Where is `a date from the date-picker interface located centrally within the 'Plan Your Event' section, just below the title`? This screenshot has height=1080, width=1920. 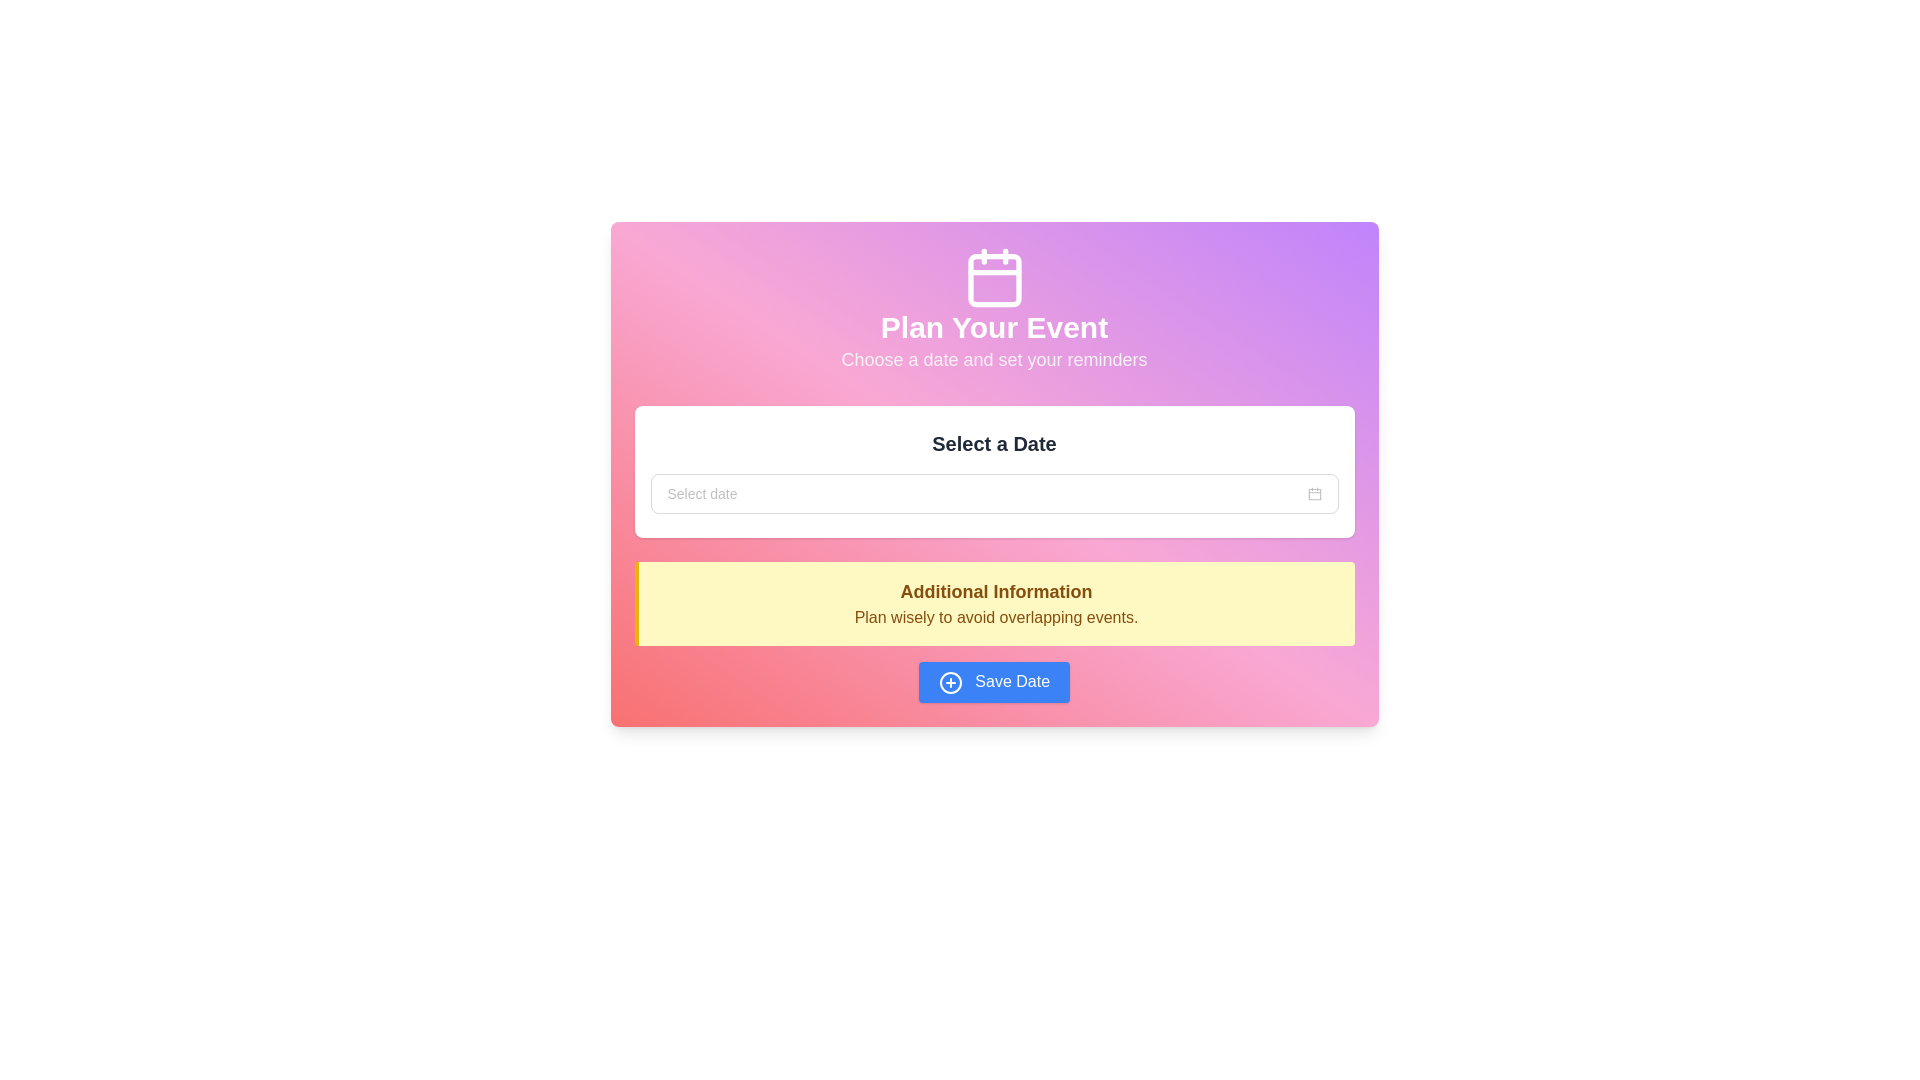 a date from the date-picker interface located centrally within the 'Plan Your Event' section, just below the title is located at coordinates (994, 471).